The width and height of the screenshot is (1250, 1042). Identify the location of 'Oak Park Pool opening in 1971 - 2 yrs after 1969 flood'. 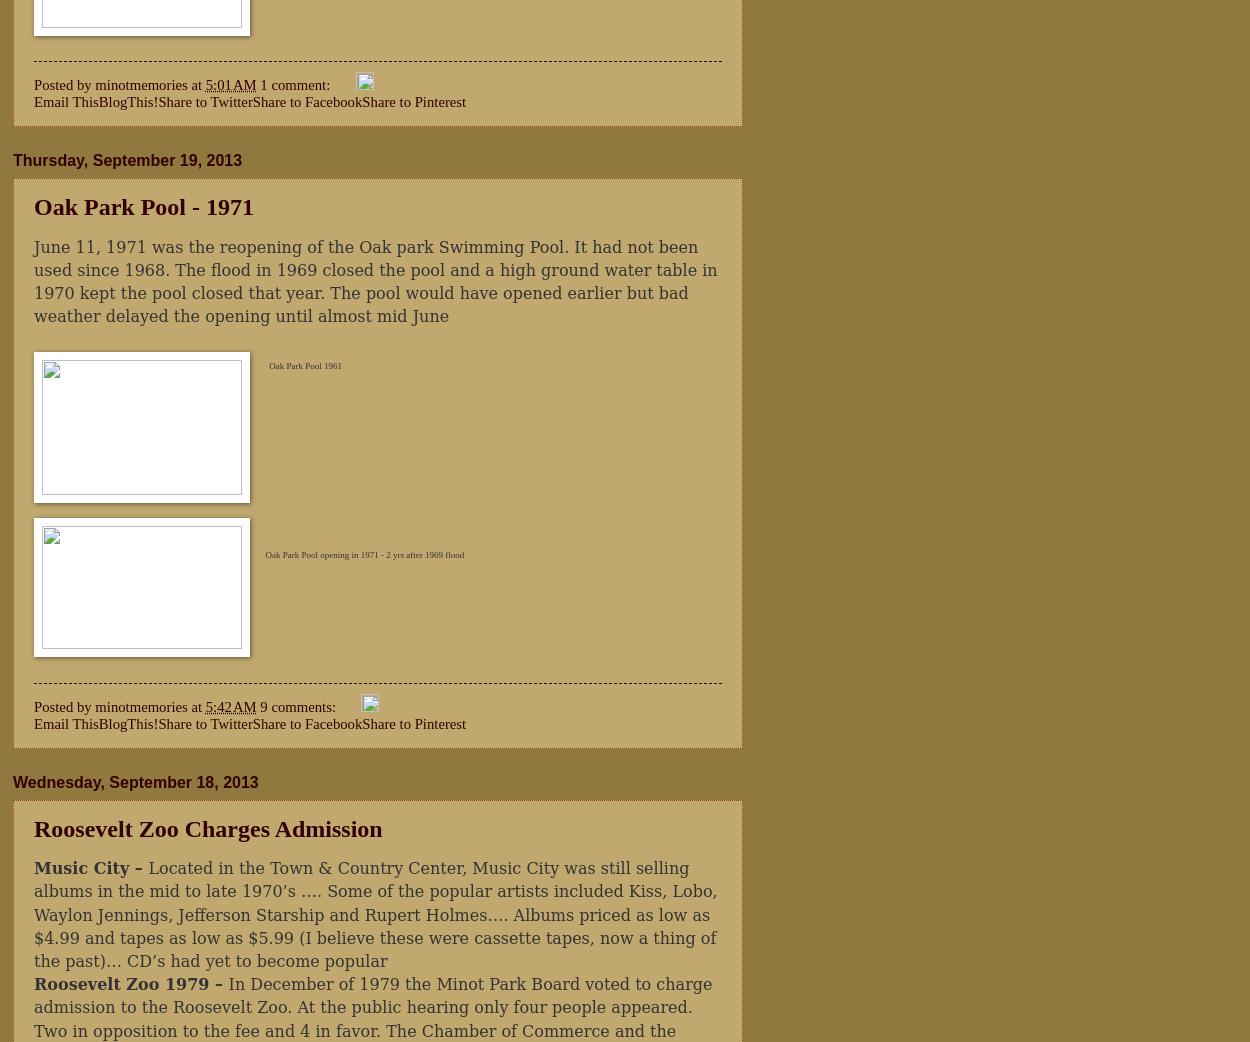
(363, 553).